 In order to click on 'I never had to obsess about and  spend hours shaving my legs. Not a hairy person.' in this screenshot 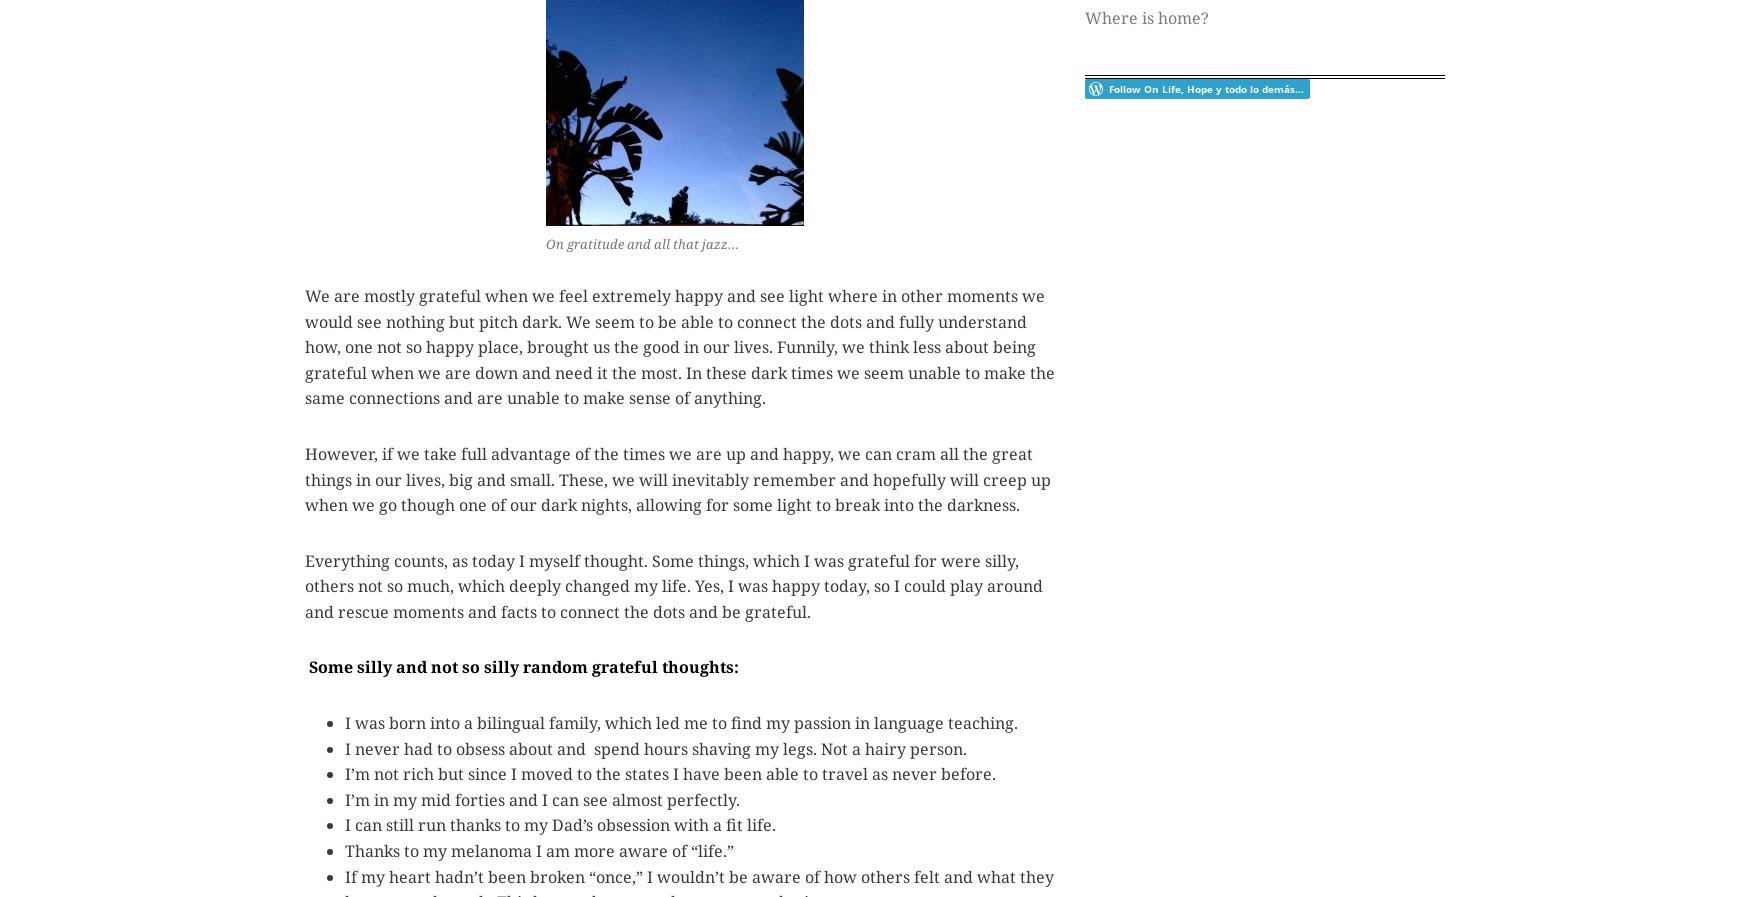, I will do `click(344, 748)`.